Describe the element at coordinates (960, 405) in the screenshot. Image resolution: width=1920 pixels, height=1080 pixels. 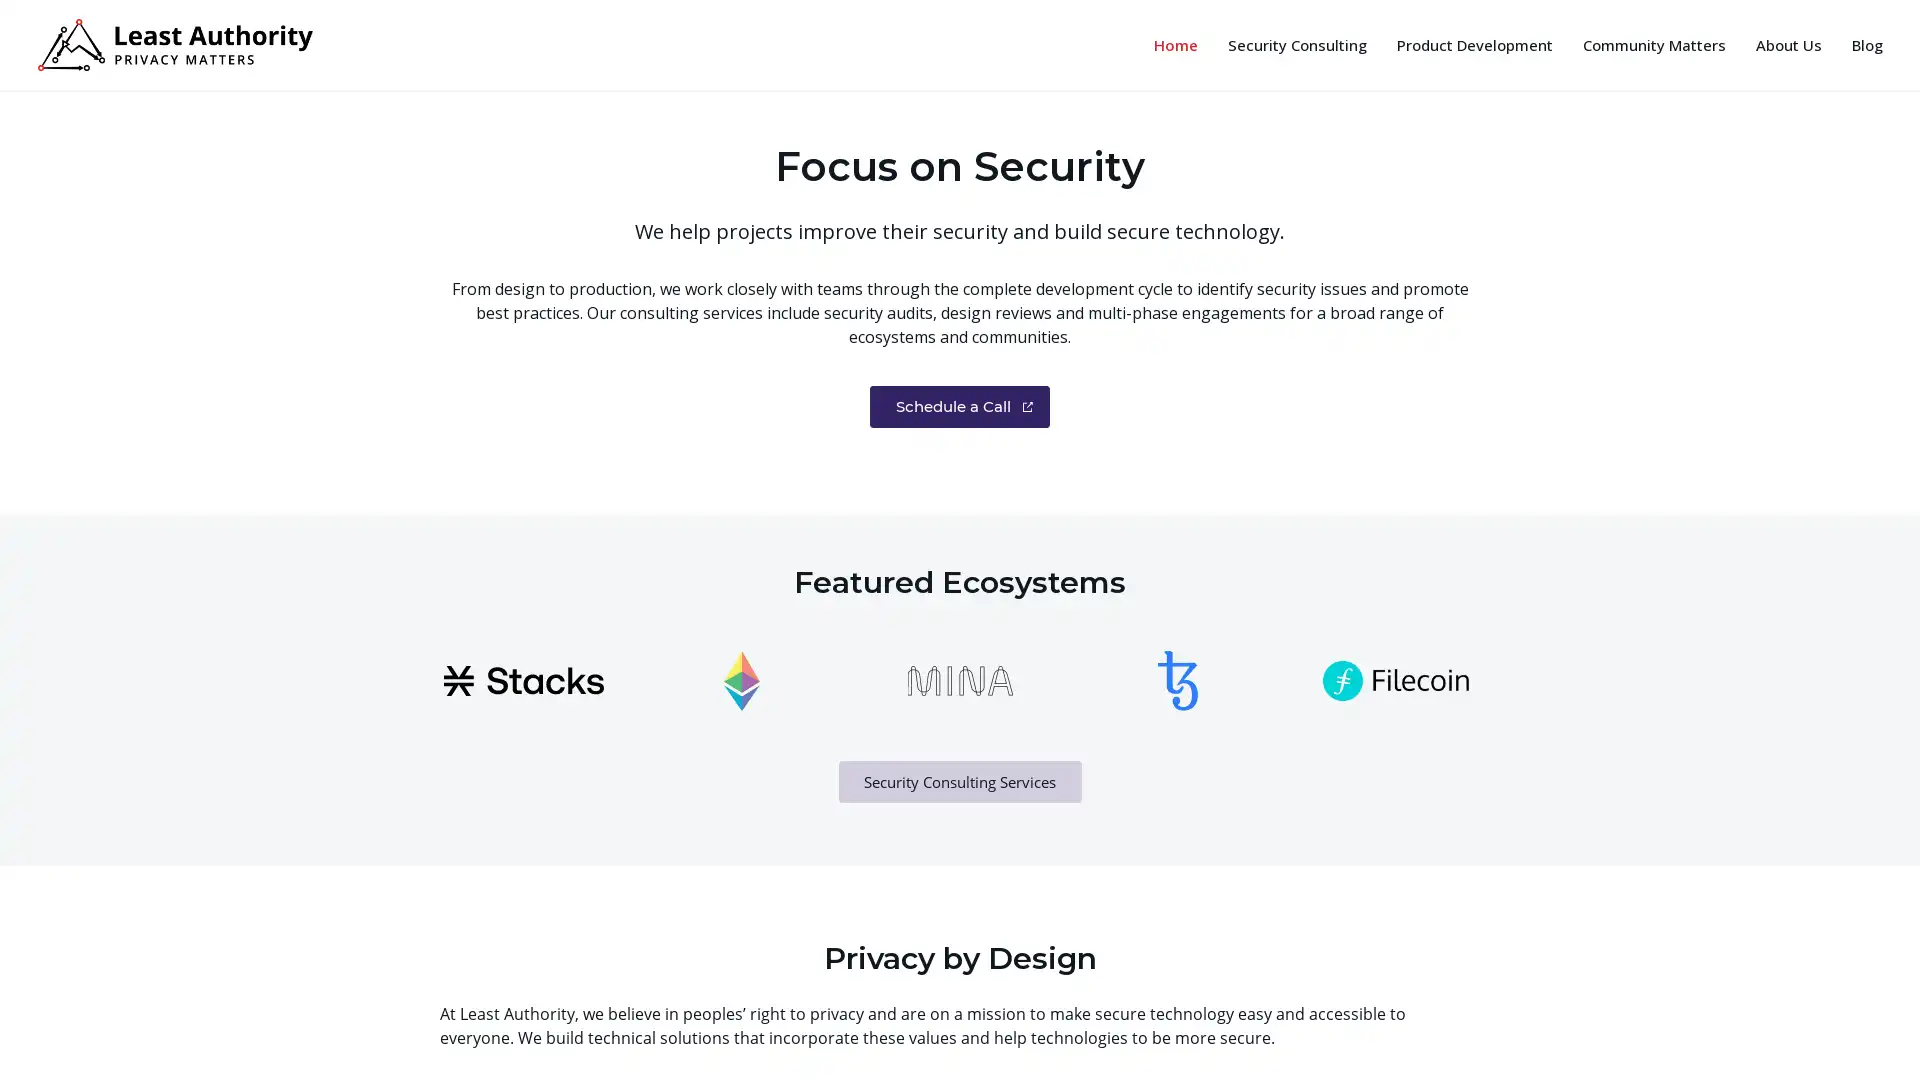
I see `Schedule a Call` at that location.